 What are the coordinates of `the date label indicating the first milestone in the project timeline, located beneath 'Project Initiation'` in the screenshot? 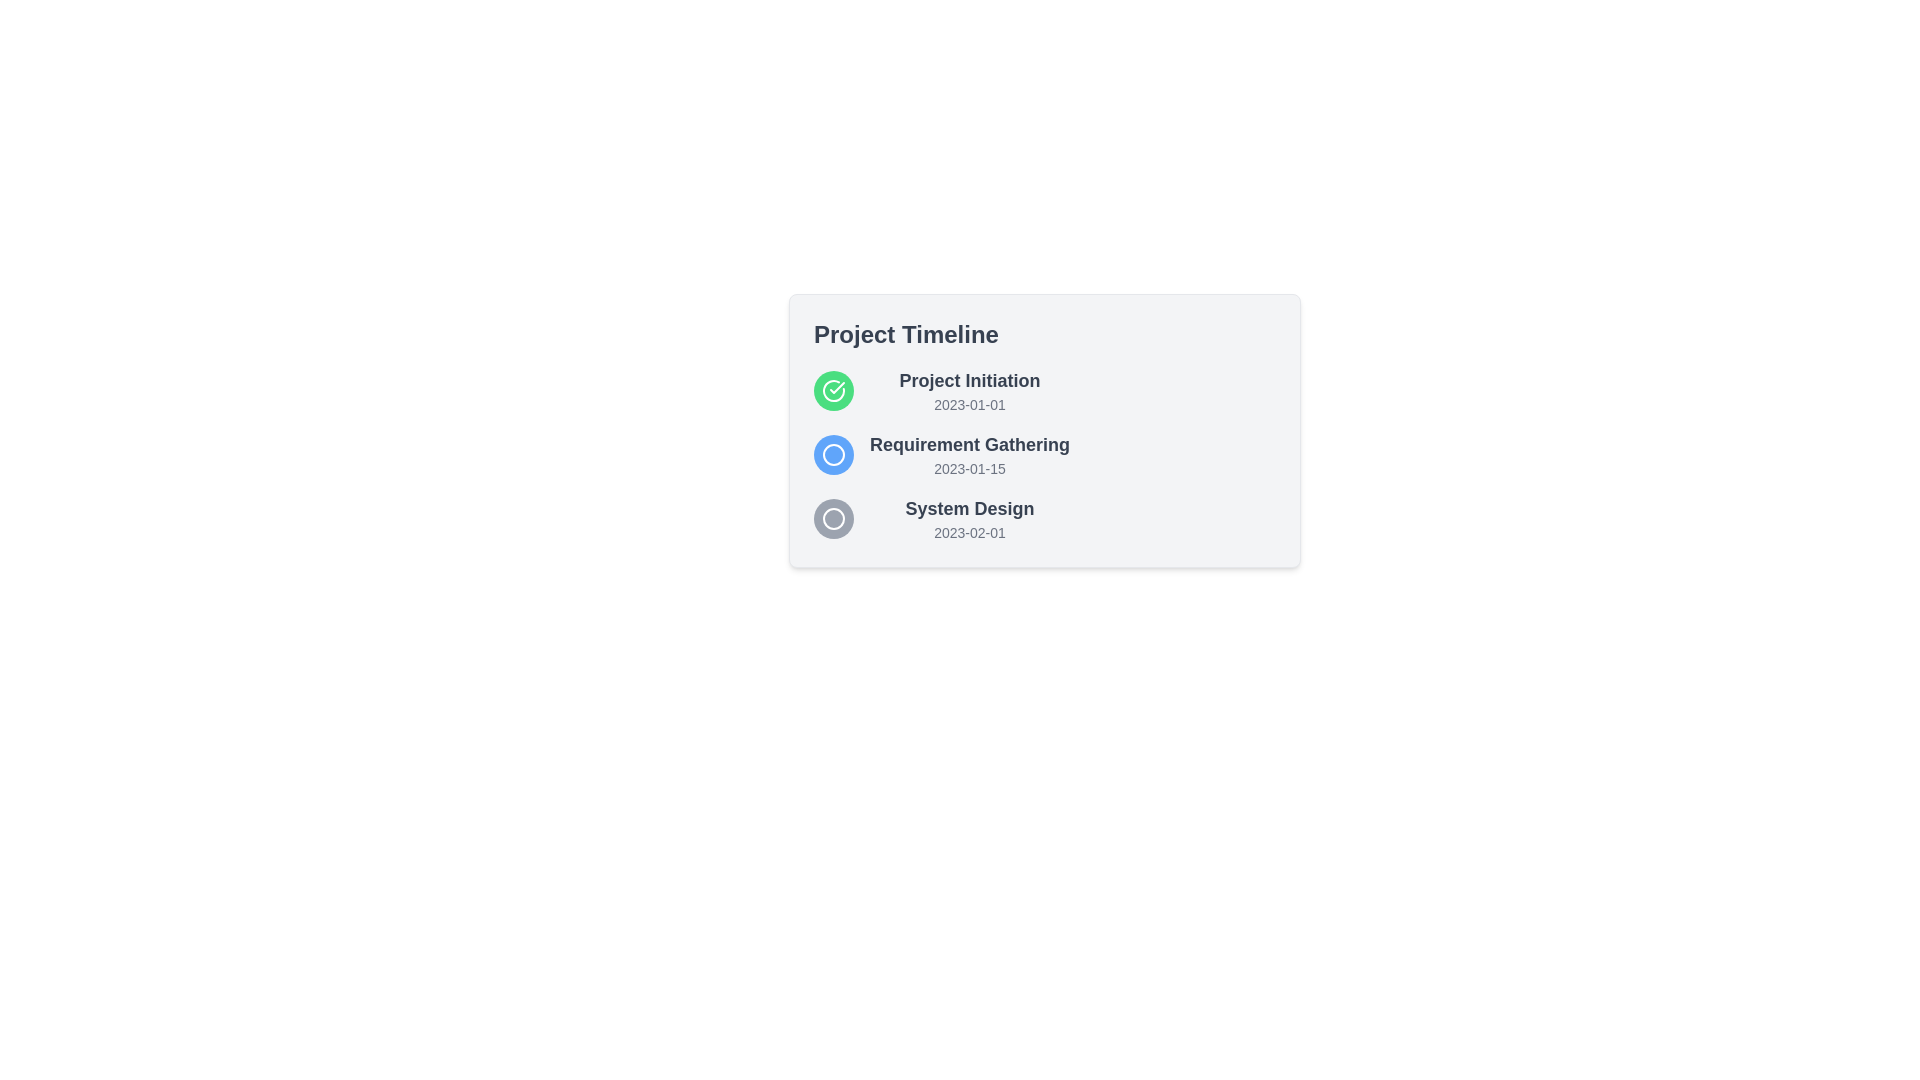 It's located at (969, 405).